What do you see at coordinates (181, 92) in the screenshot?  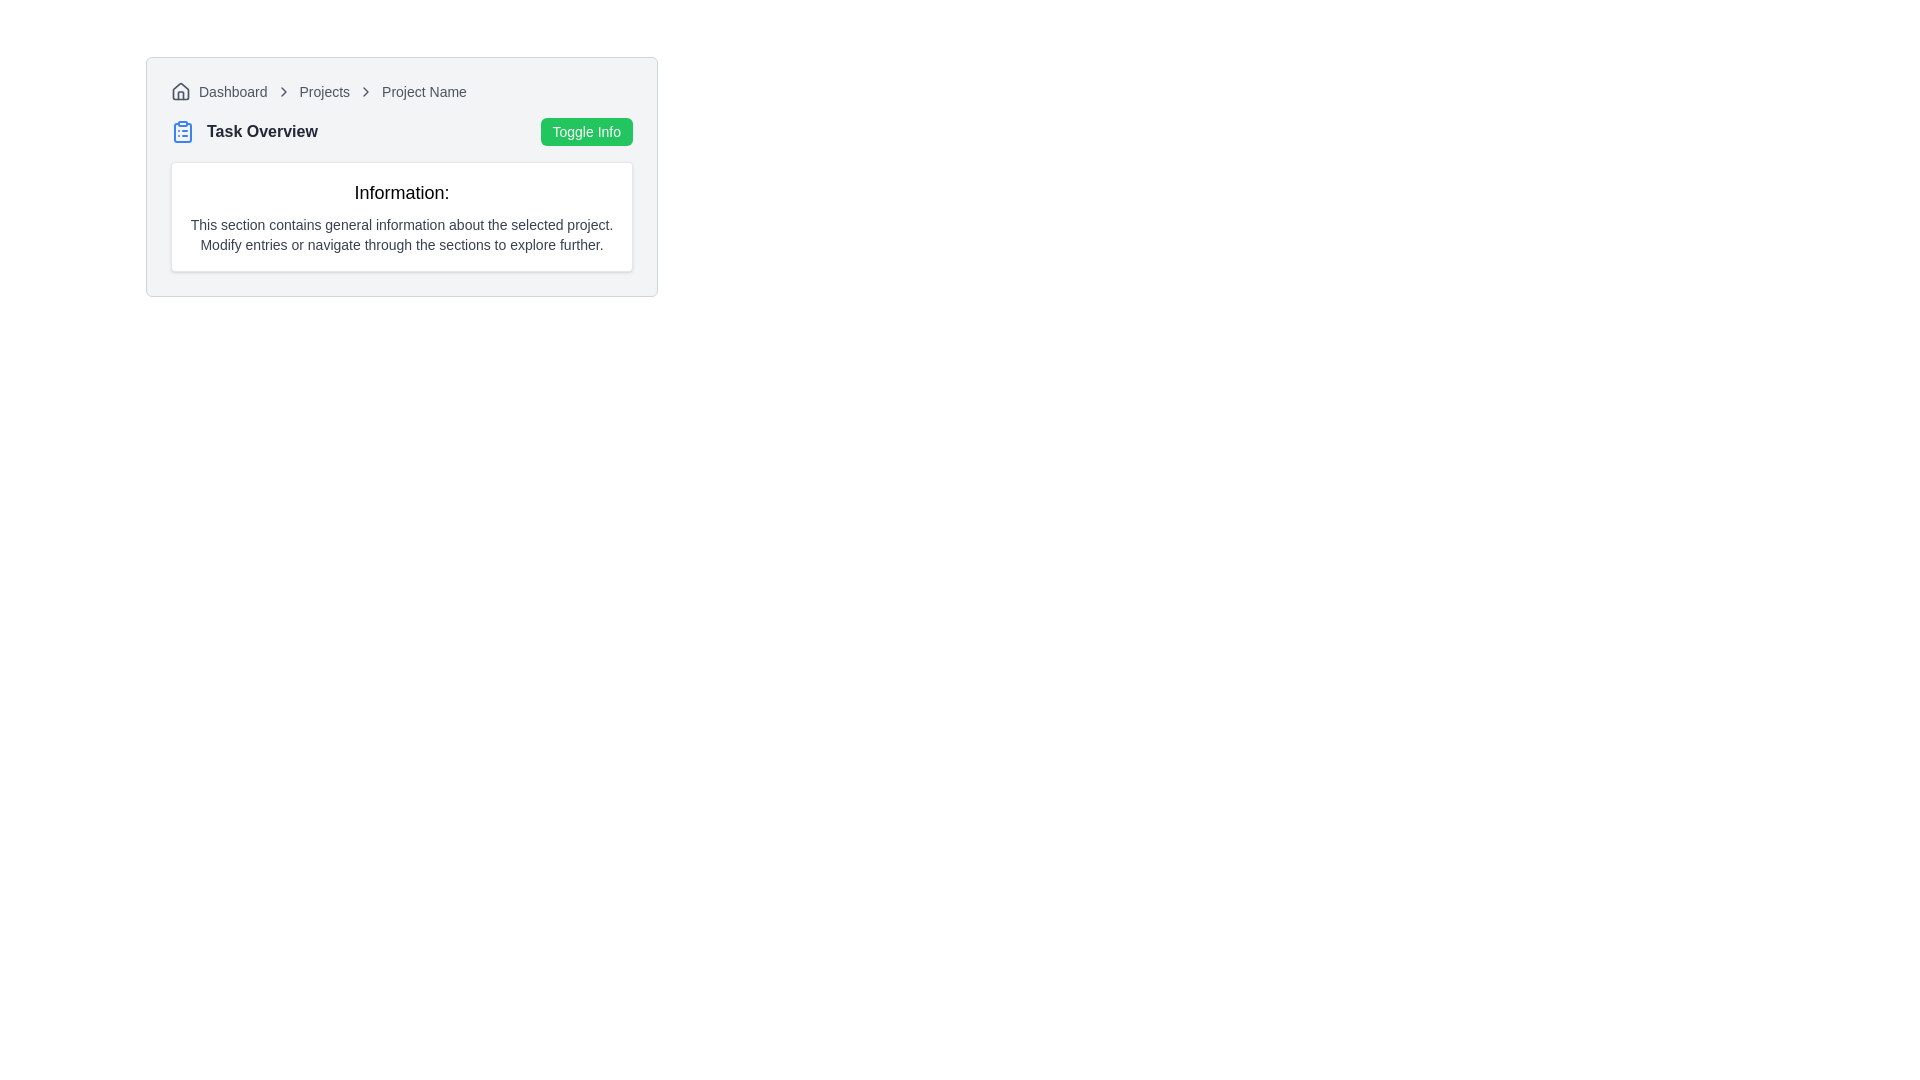 I see `the icon located at the very left of the breadcrumb navigation bar, which precedes the text 'Dashboard'` at bounding box center [181, 92].